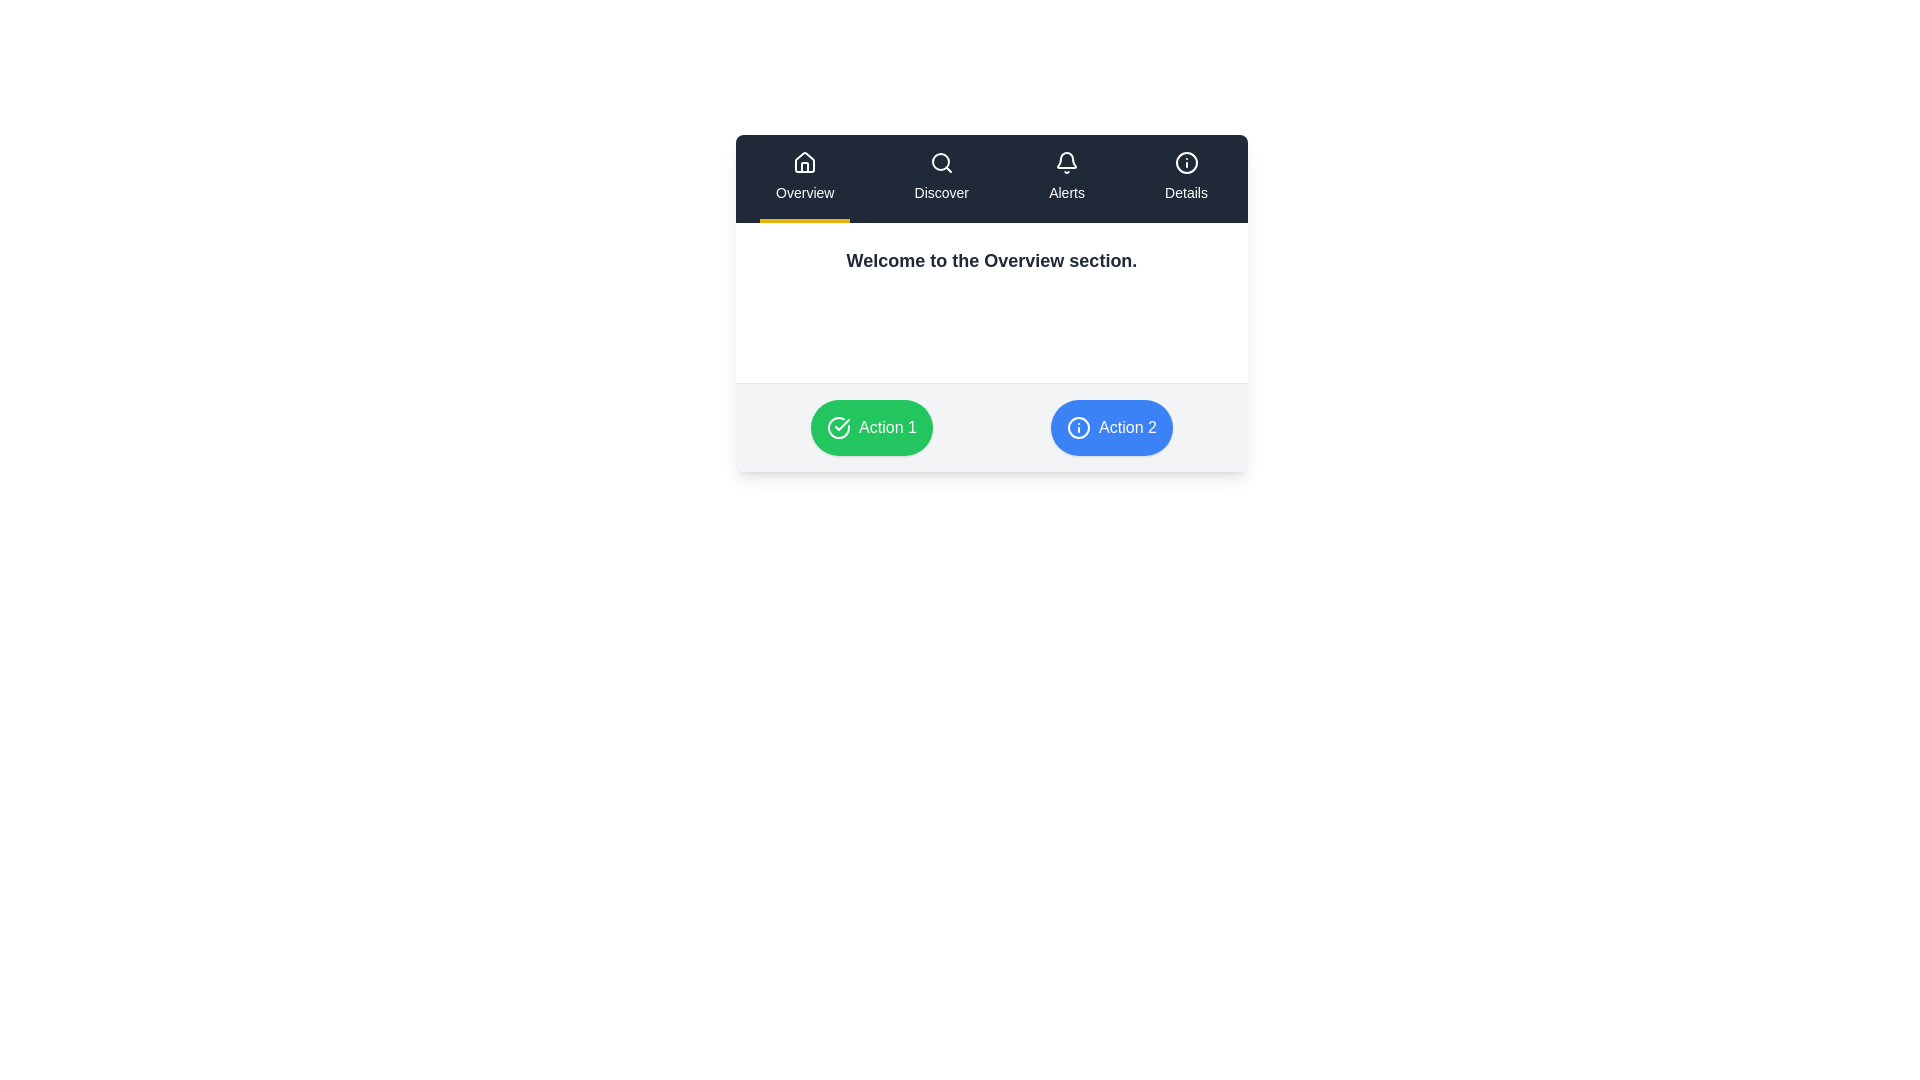 The height and width of the screenshot is (1080, 1920). I want to click on the state of the alert icon located in the navigation bar, third from the left, indicating notifications or updates, so click(1066, 159).